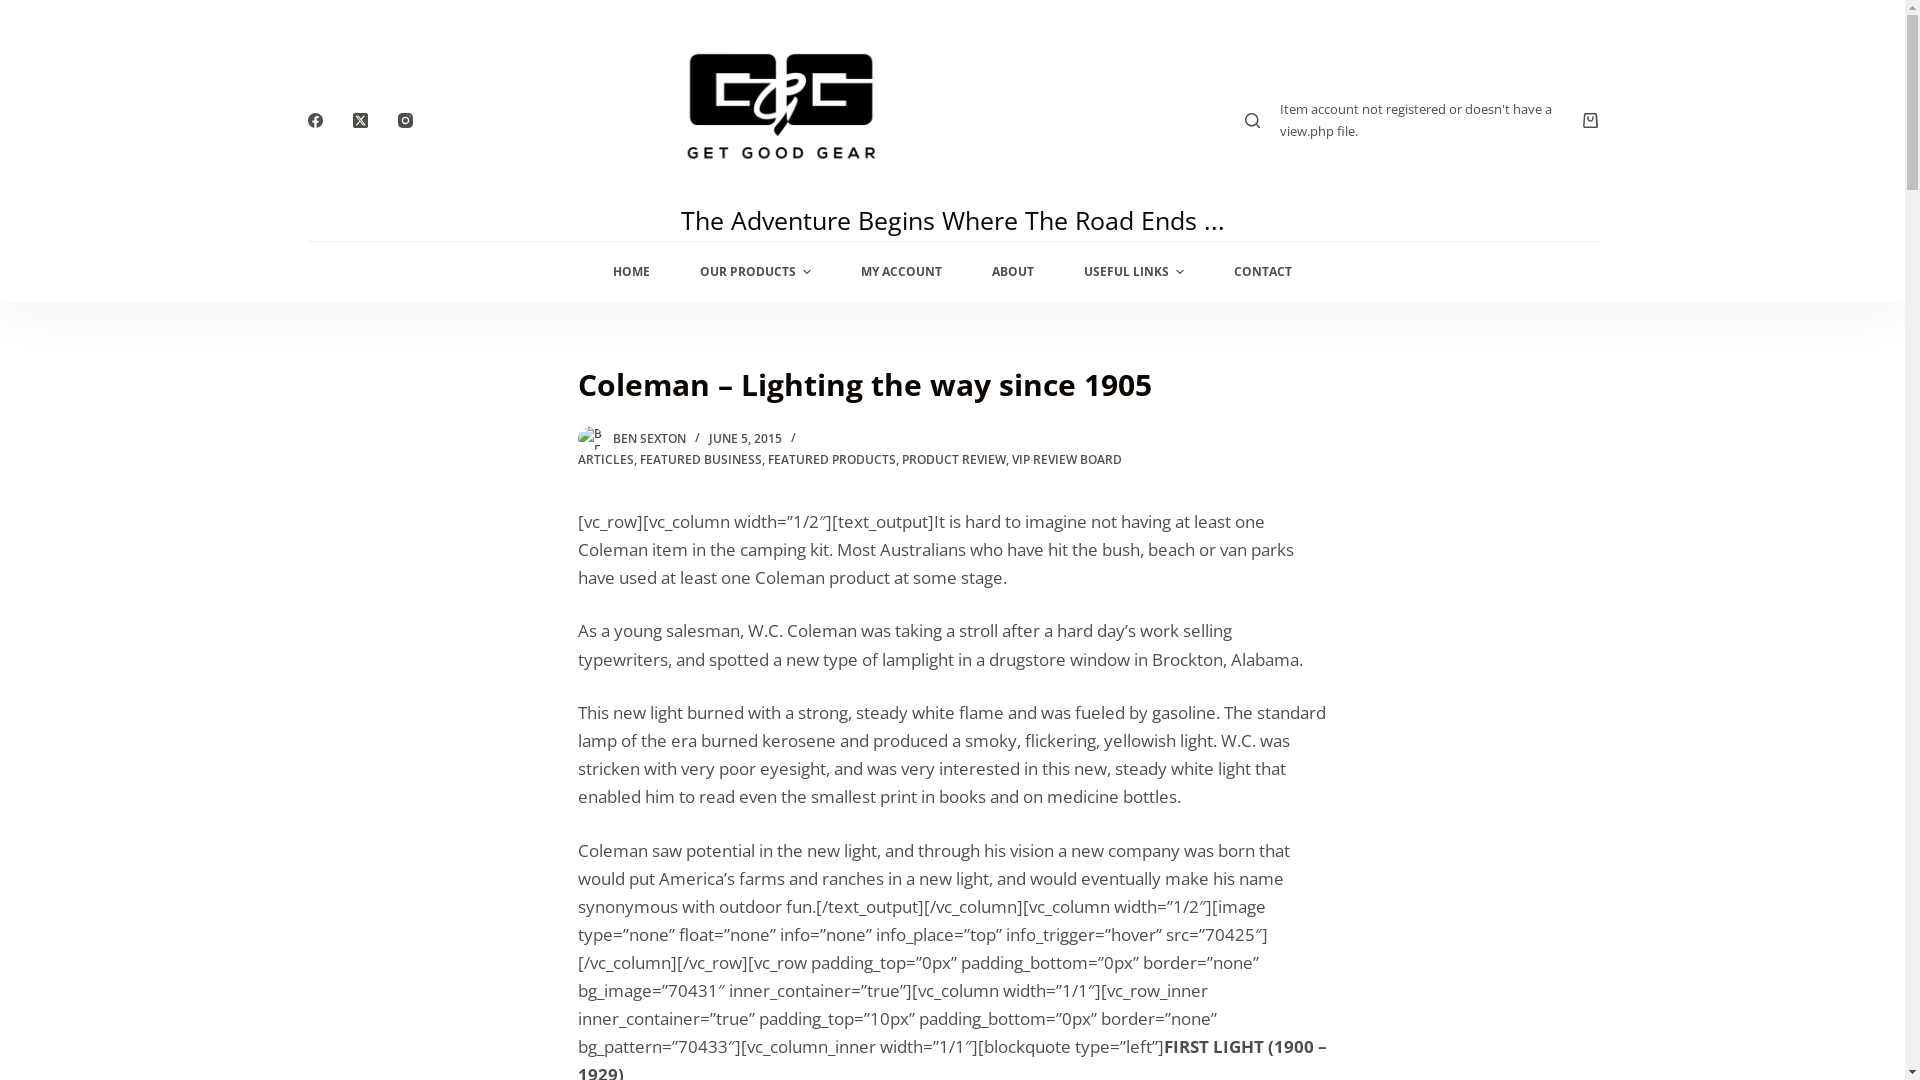  I want to click on 'Our Clients', so click(351, 734).